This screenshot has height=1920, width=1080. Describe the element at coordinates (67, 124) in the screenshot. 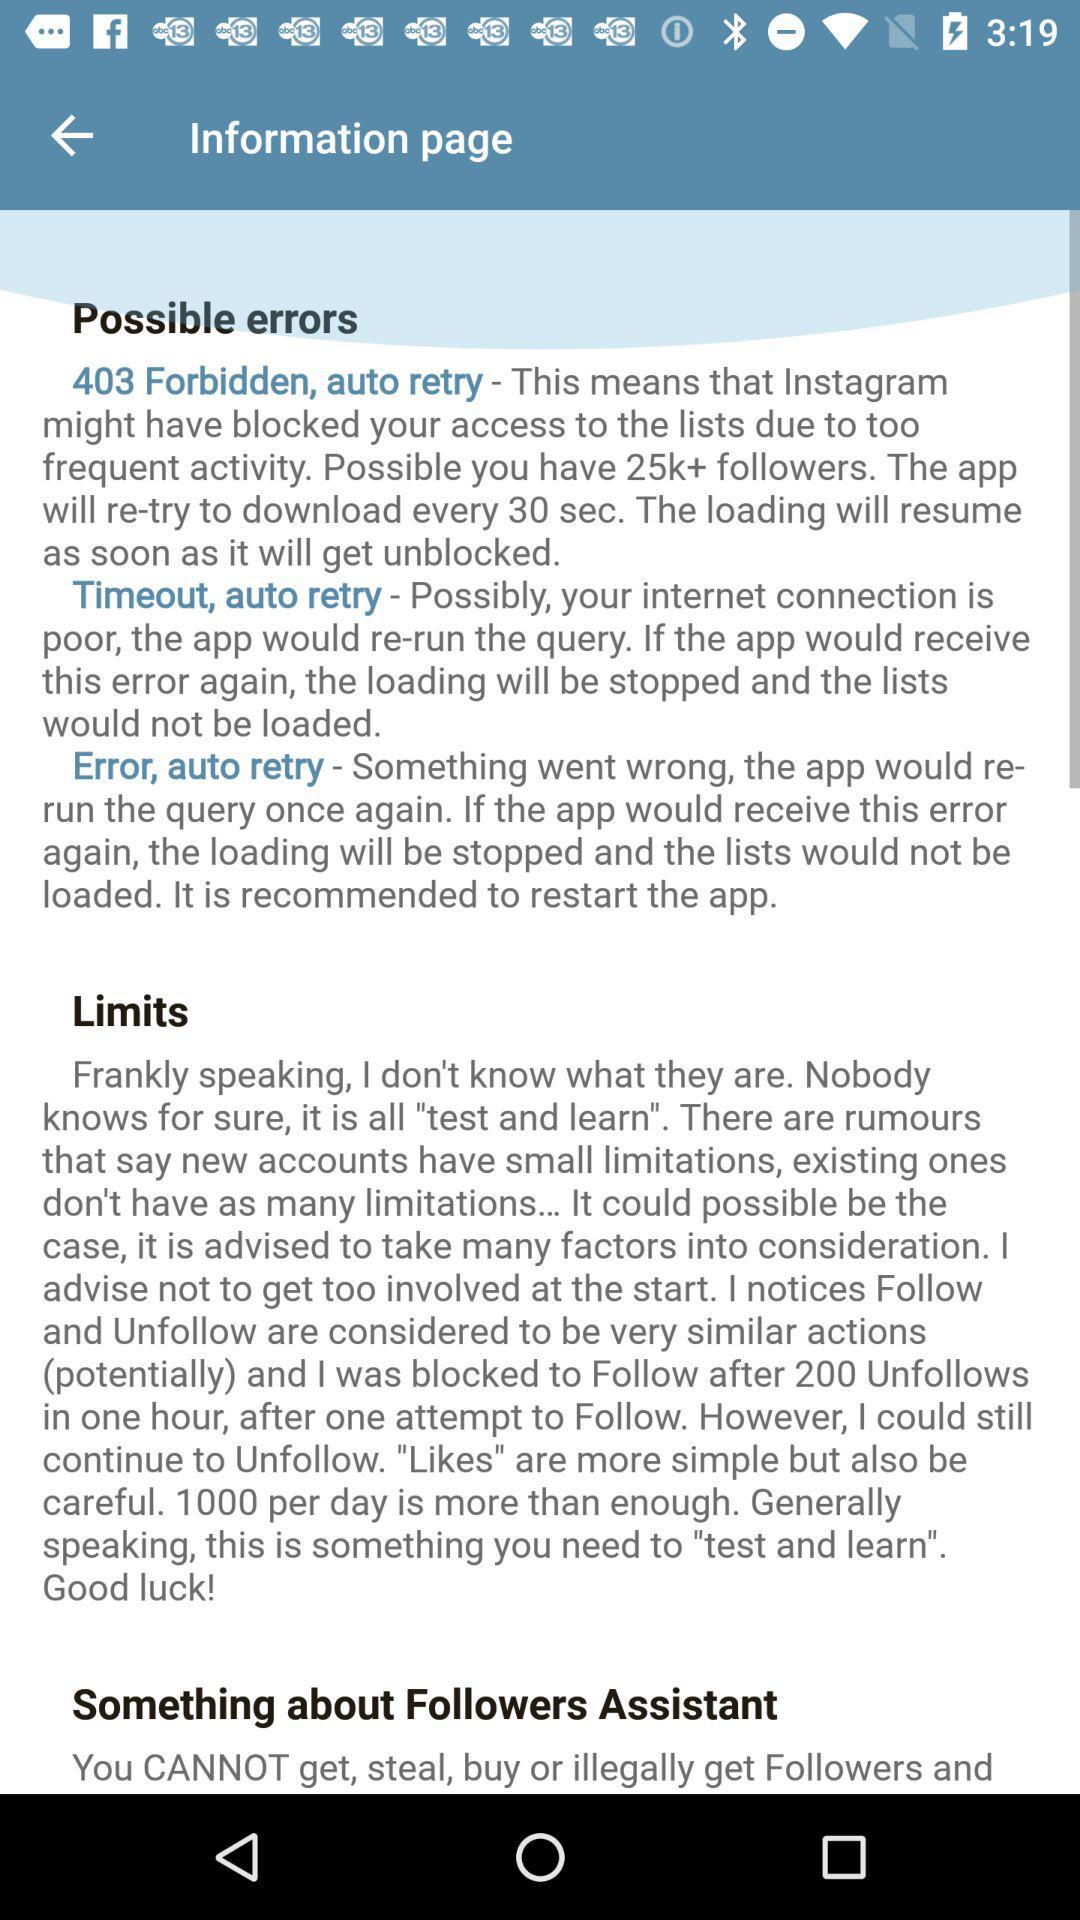

I see `the back arrow on the top` at that location.